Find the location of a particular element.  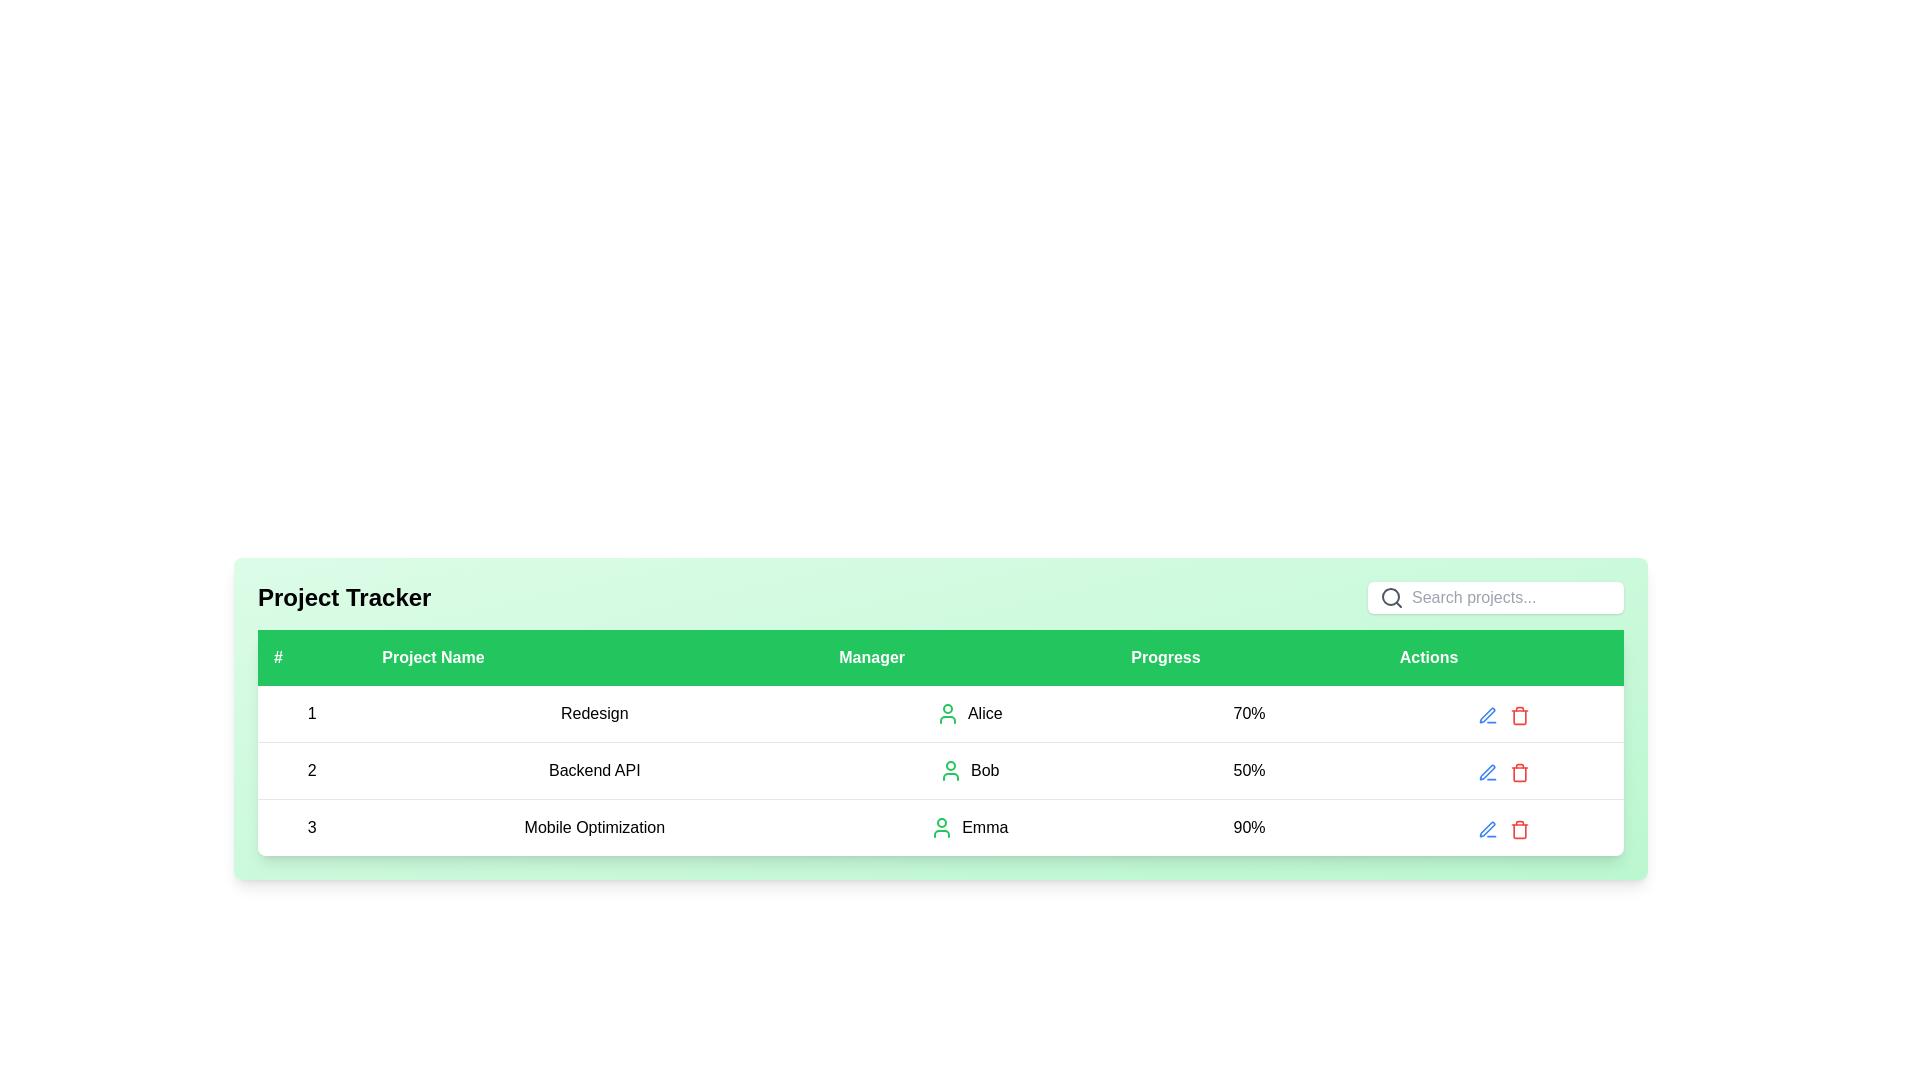

the decorative graphical element, which is a circular shape located within the magnifying glass icon, positioned at the center of the circular part of the magnifying glass is located at coordinates (1390, 596).